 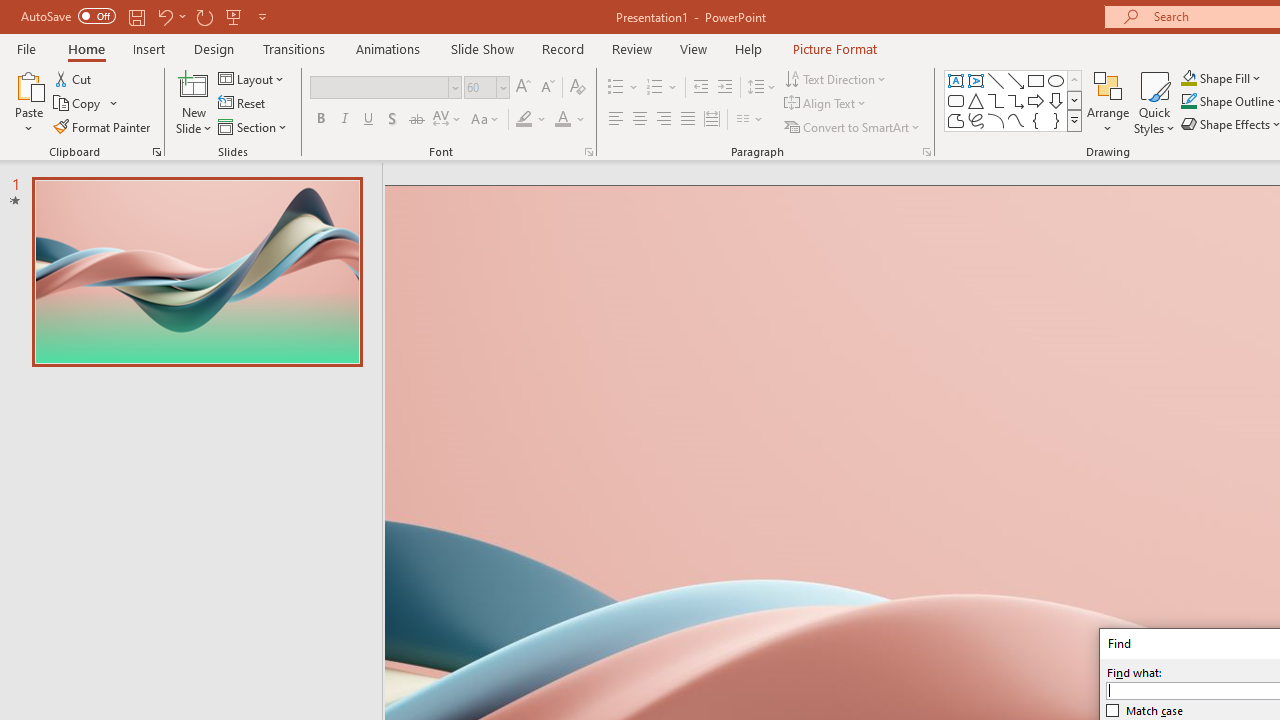 What do you see at coordinates (1189, 101) in the screenshot?
I see `'Shape Outline Blue, Accent 1'` at bounding box center [1189, 101].